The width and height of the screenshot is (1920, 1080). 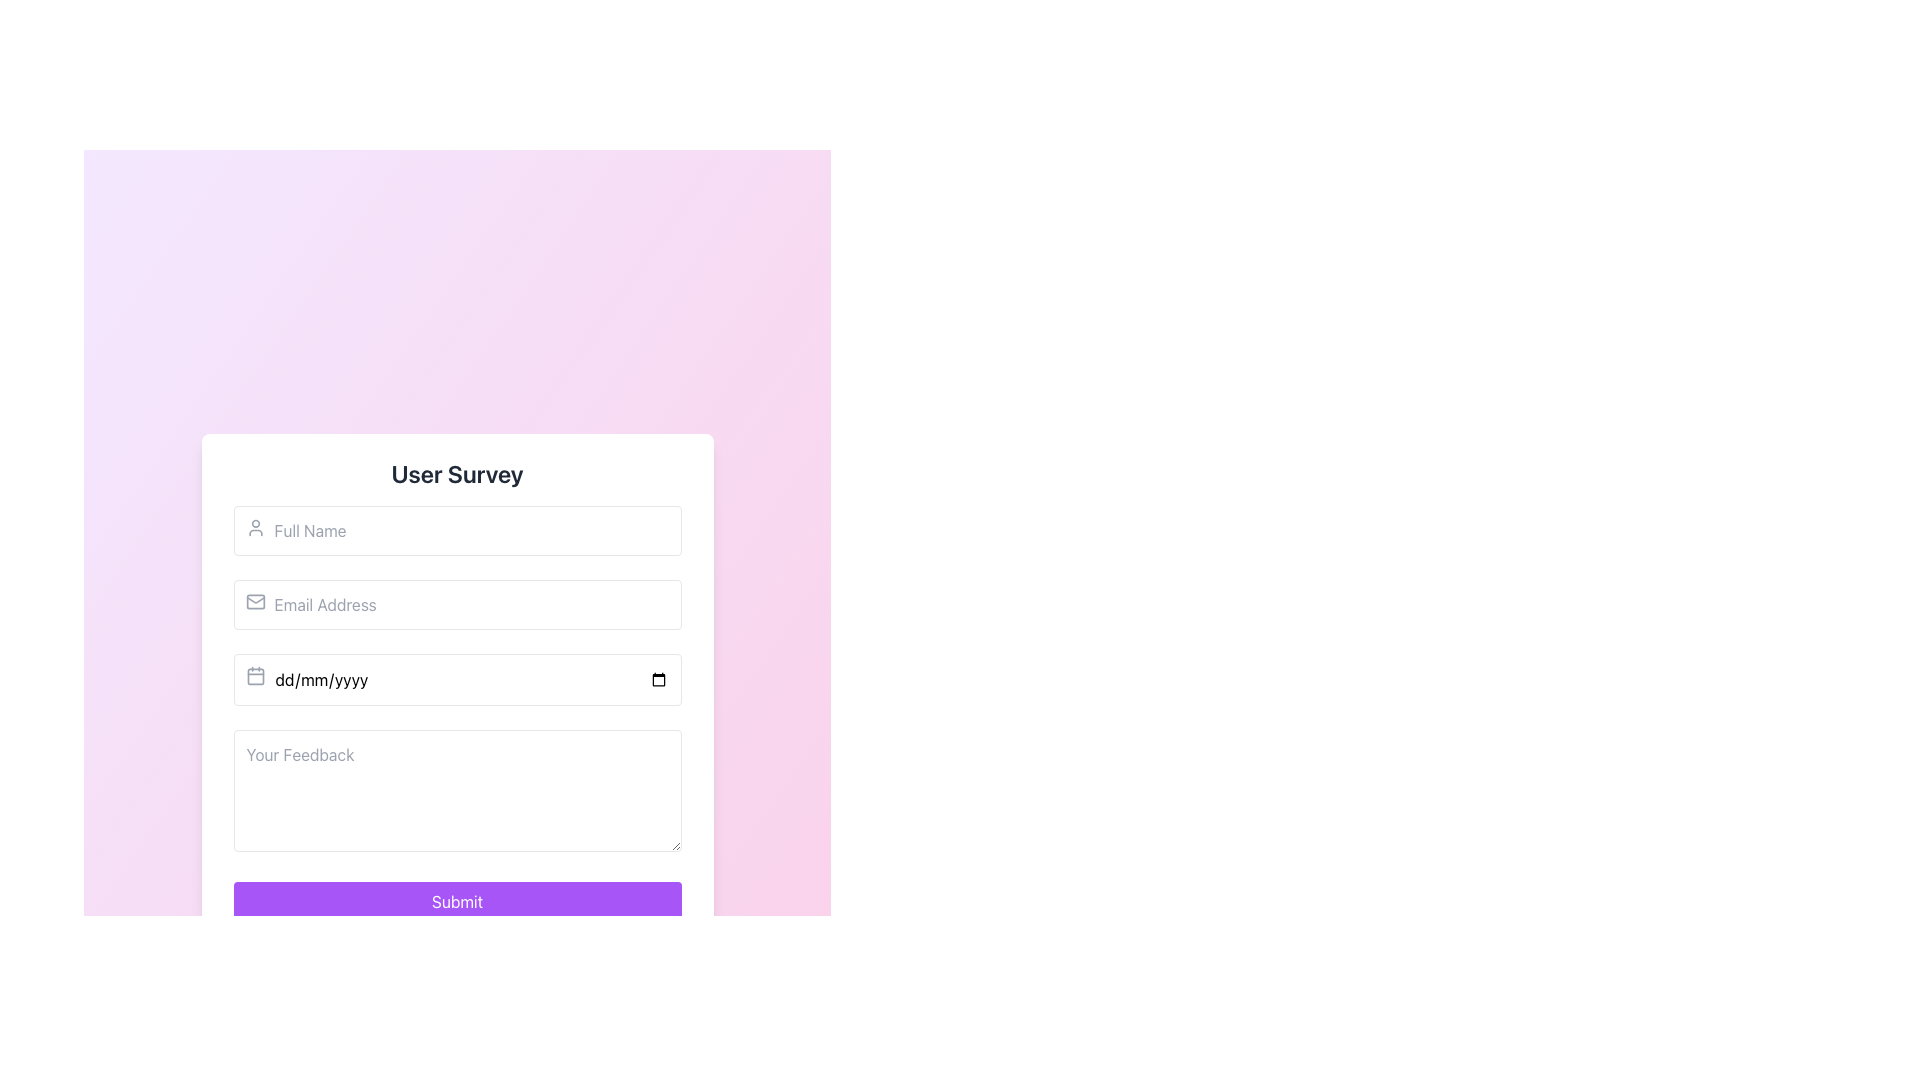 I want to click on the Decorative Icon adjacent to the 'Email Address' input field to visually indicate its function as an embellishment for email input, so click(x=254, y=600).